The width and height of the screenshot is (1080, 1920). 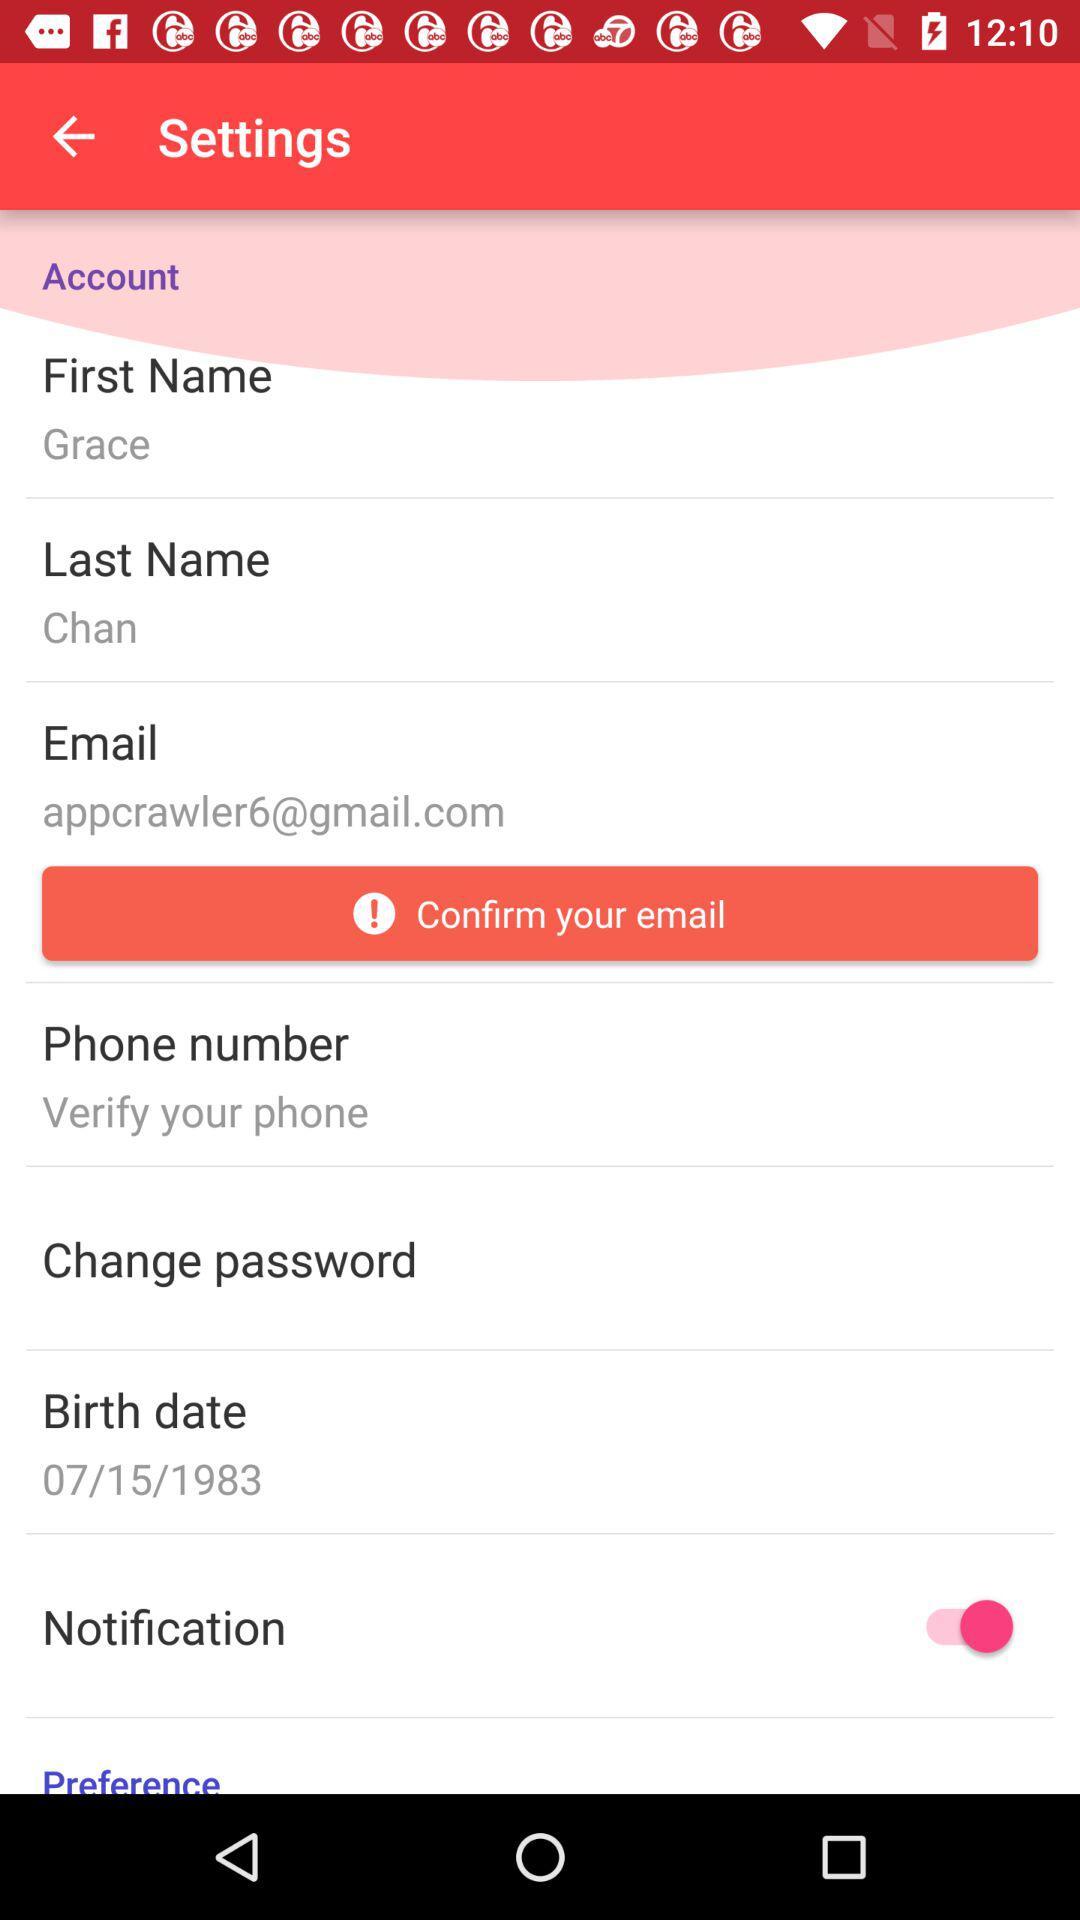 I want to click on notification, so click(x=959, y=1626).